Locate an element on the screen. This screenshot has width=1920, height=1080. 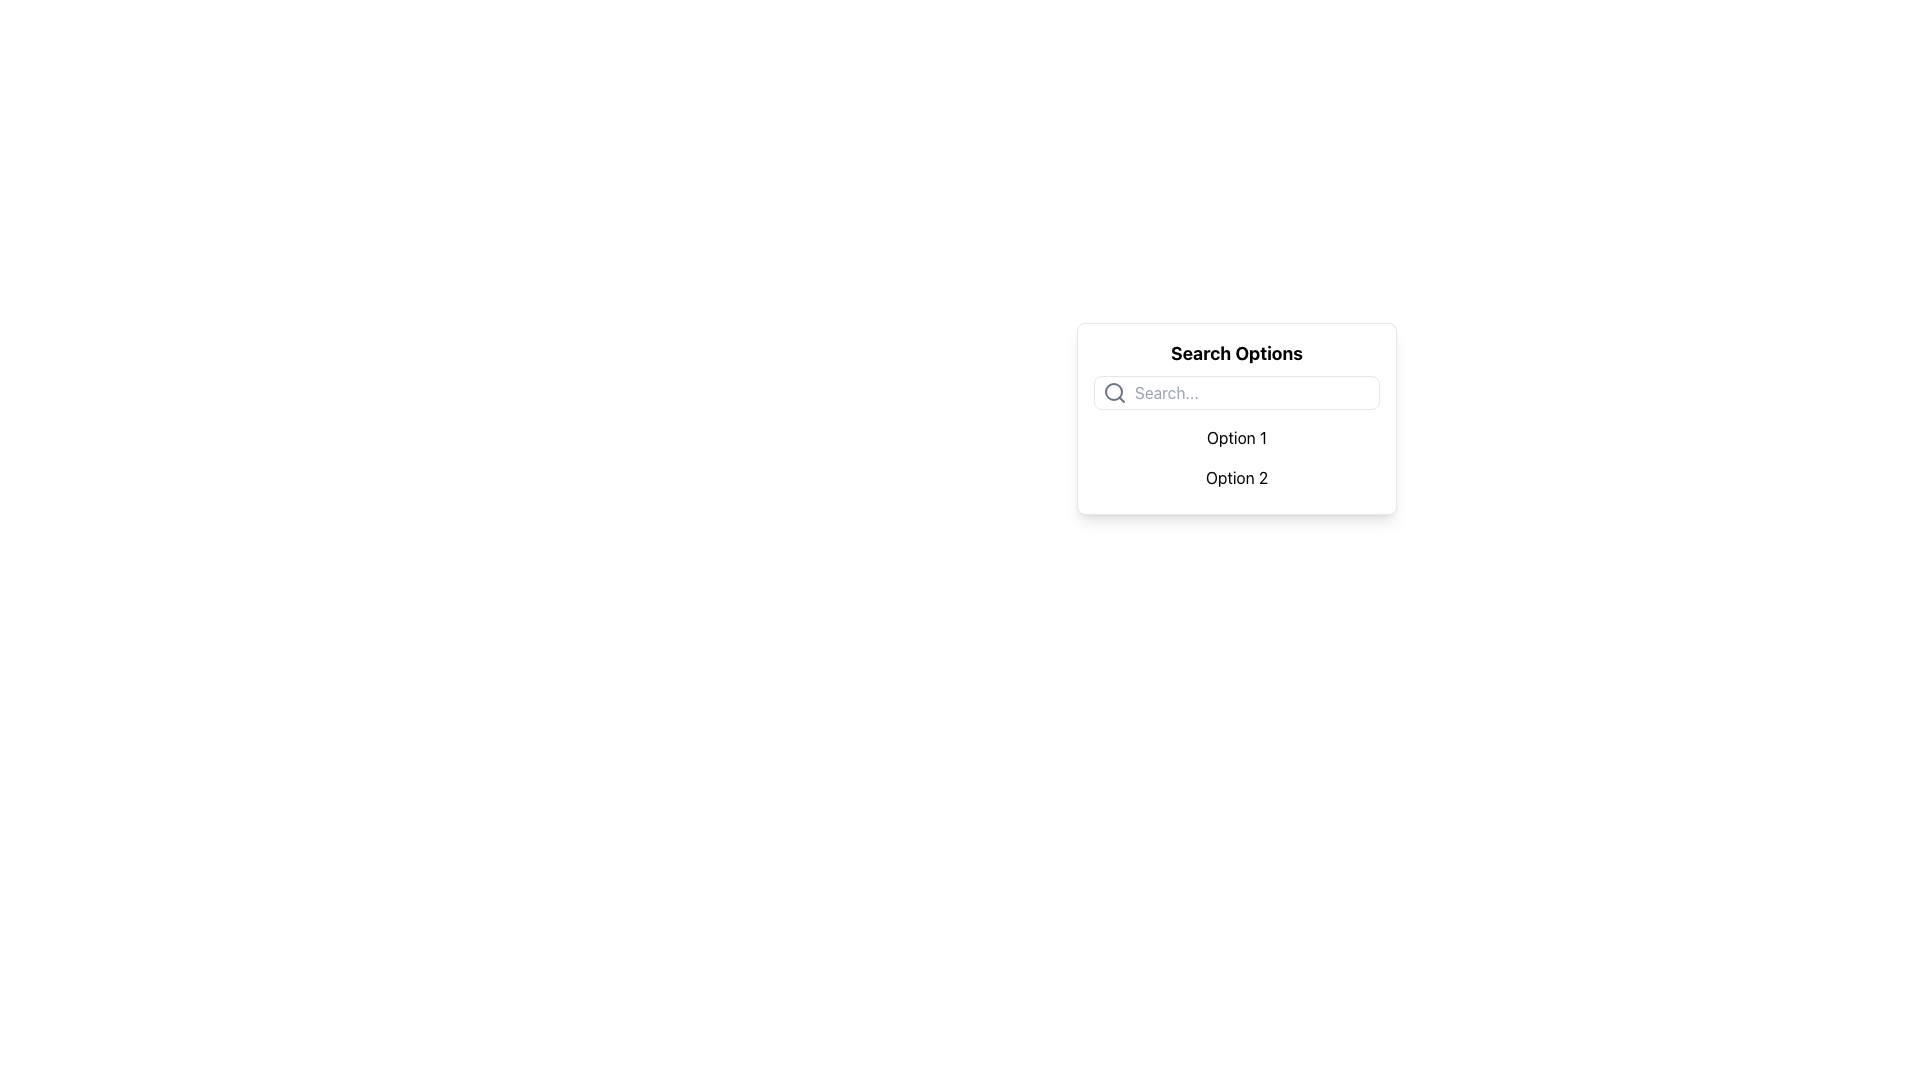
the 'Search Options' label, which is a bold text label with a larger font size, located at the top of a white card-like box, above a search bar and two clickable options is located at coordinates (1236, 353).